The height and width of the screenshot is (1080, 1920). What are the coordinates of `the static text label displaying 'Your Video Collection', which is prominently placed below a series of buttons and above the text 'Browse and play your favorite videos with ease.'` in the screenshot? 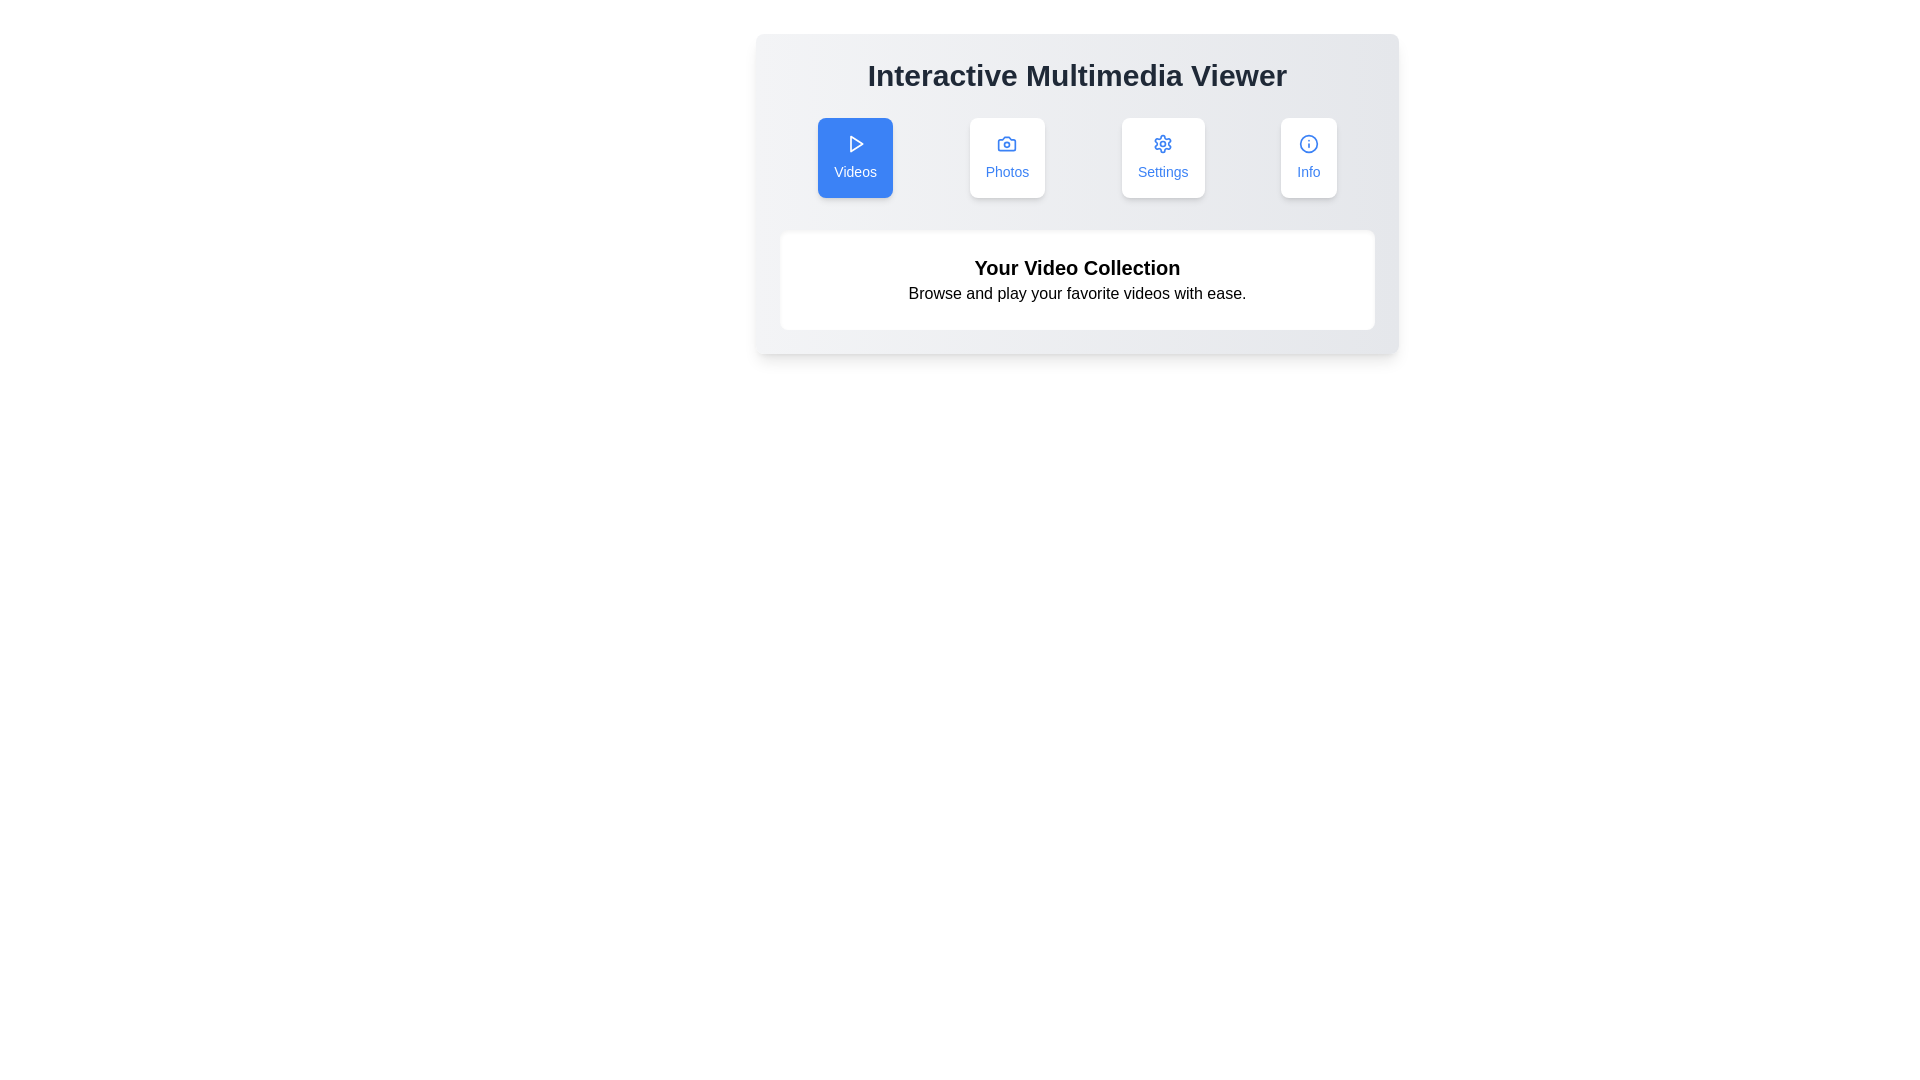 It's located at (1076, 266).